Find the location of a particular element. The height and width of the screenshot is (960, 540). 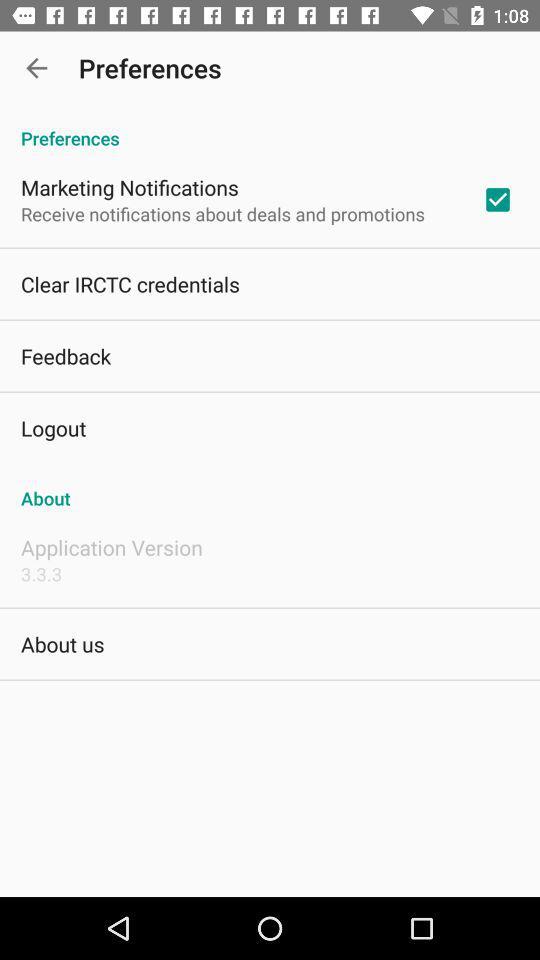

the icon above clear irctc credentials app is located at coordinates (221, 214).